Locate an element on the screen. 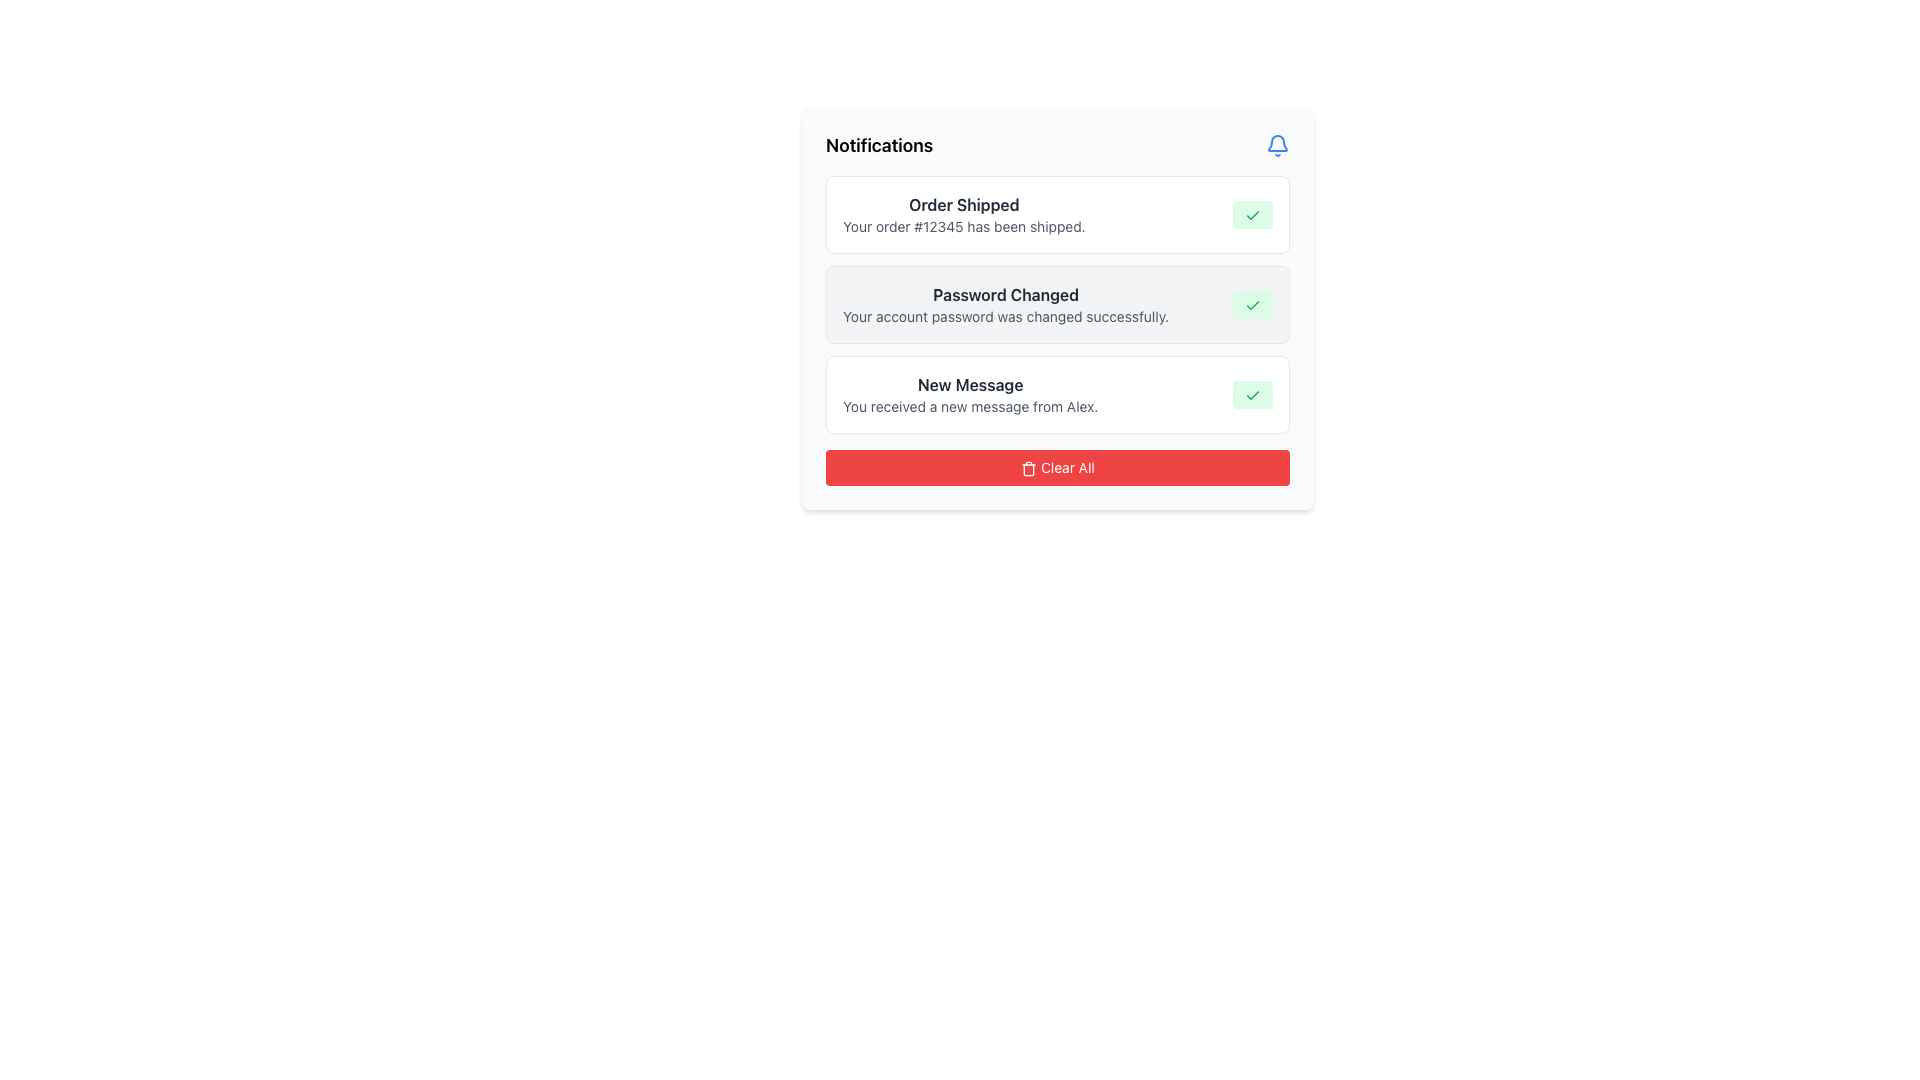 This screenshot has width=1920, height=1080. the bold, dark text label reading 'New Message' located at the top of the notification panel entry in the third notification card is located at coordinates (970, 385).